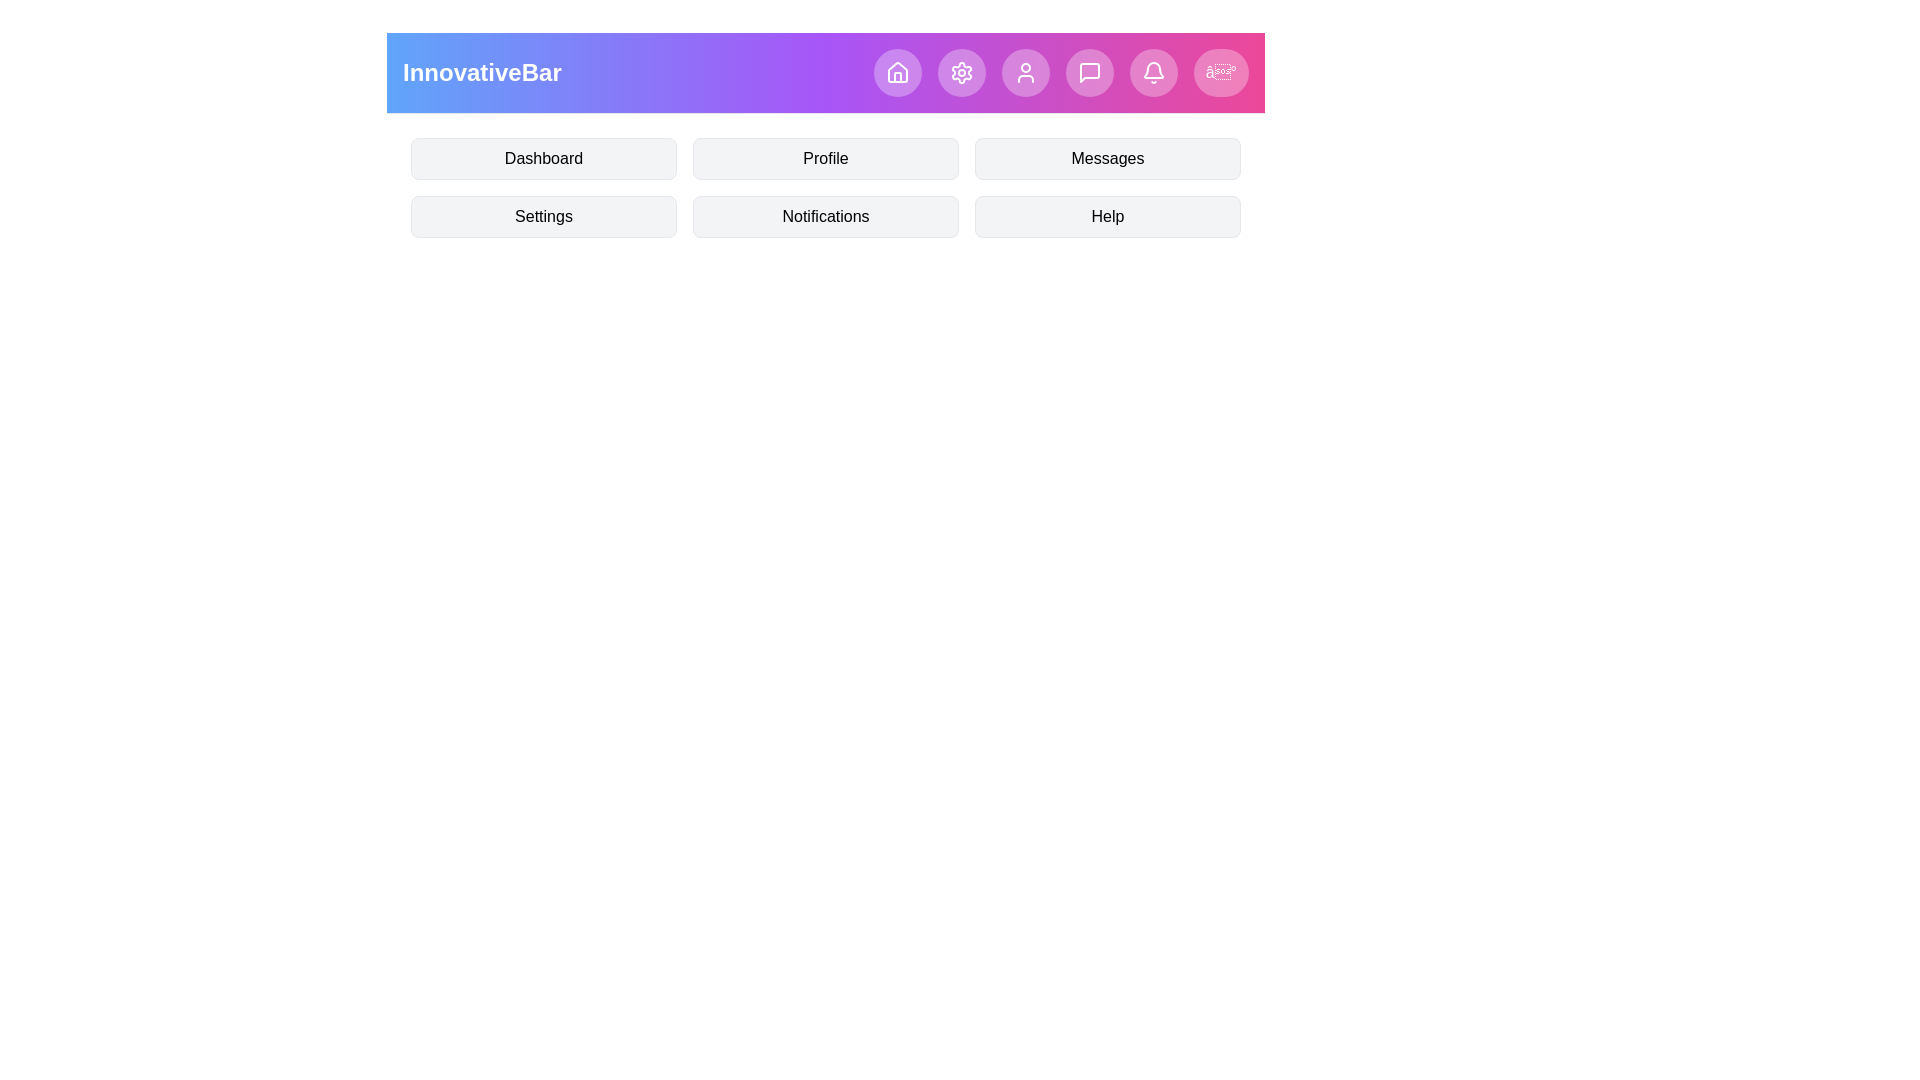 This screenshot has width=1920, height=1080. I want to click on the navigation icon corresponding to Bell, so click(1153, 72).